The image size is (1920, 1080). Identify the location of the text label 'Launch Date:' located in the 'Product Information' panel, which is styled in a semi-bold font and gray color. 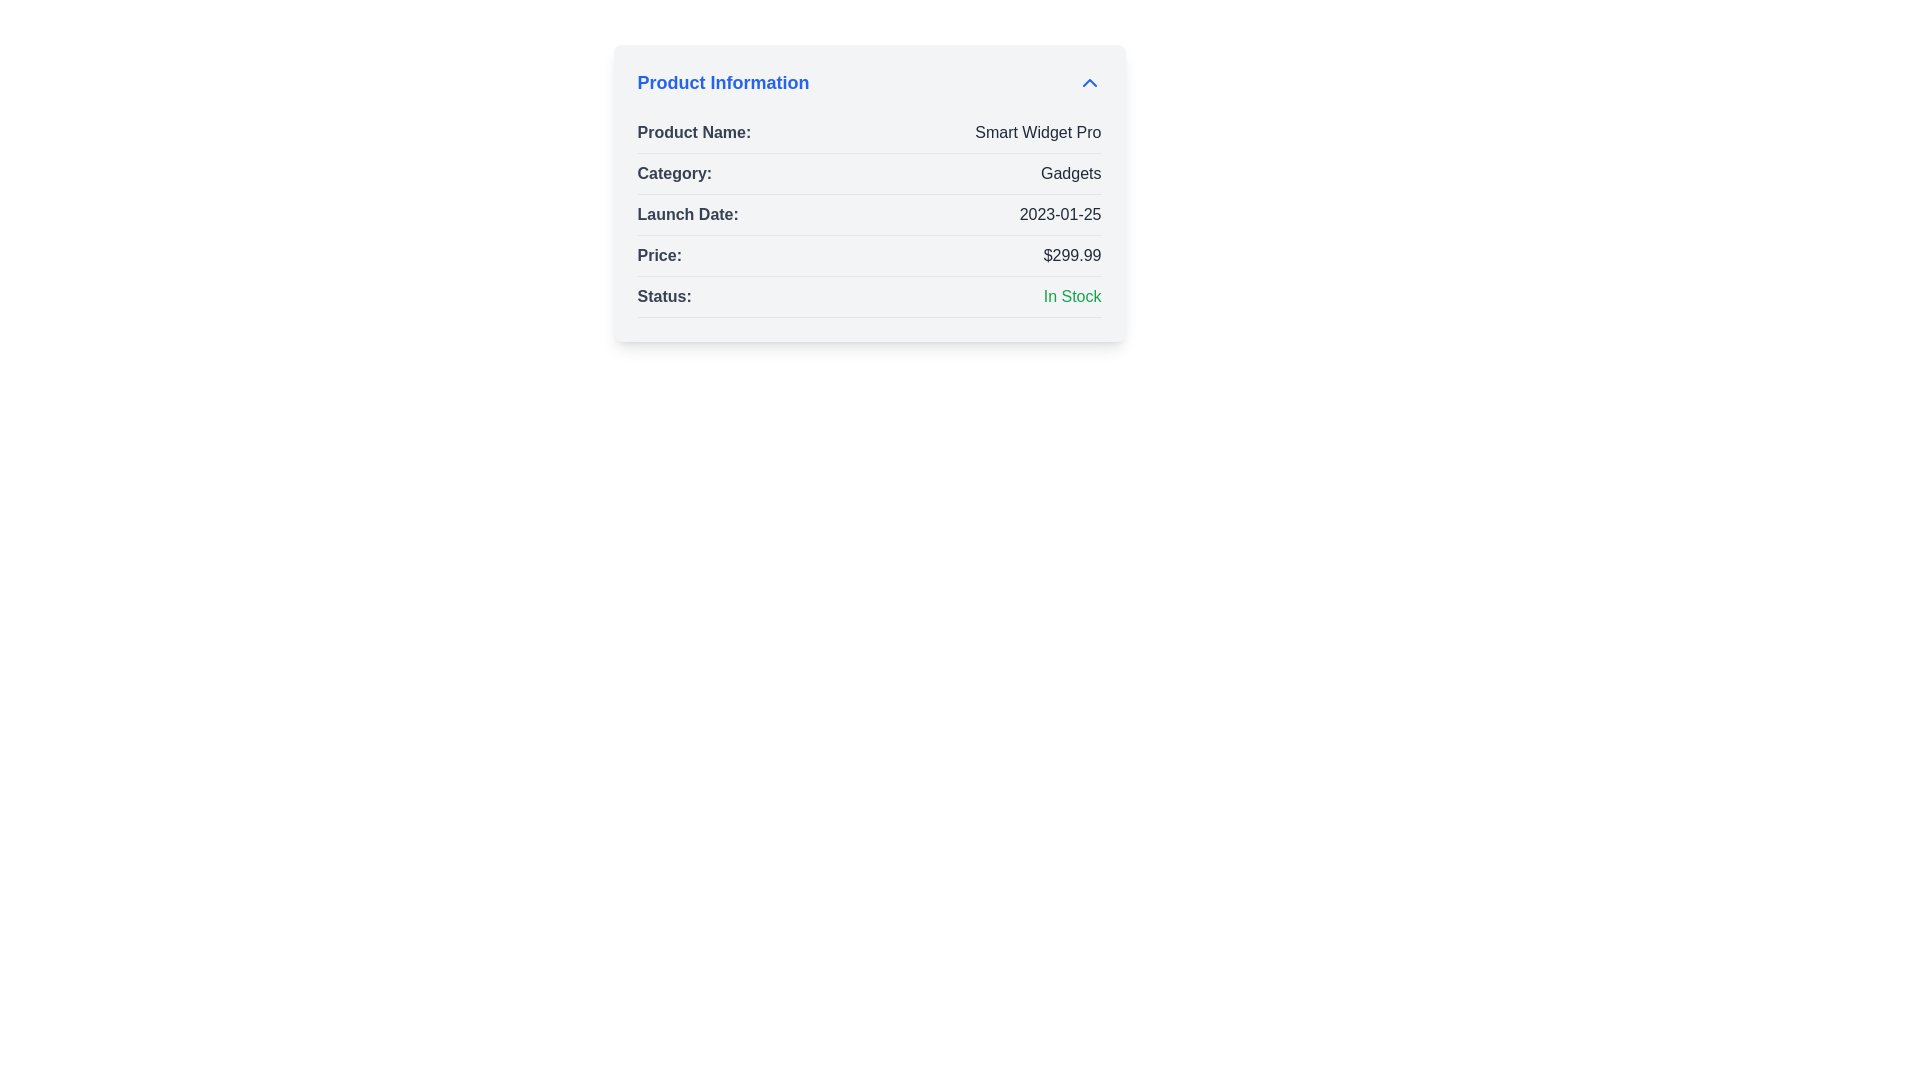
(688, 215).